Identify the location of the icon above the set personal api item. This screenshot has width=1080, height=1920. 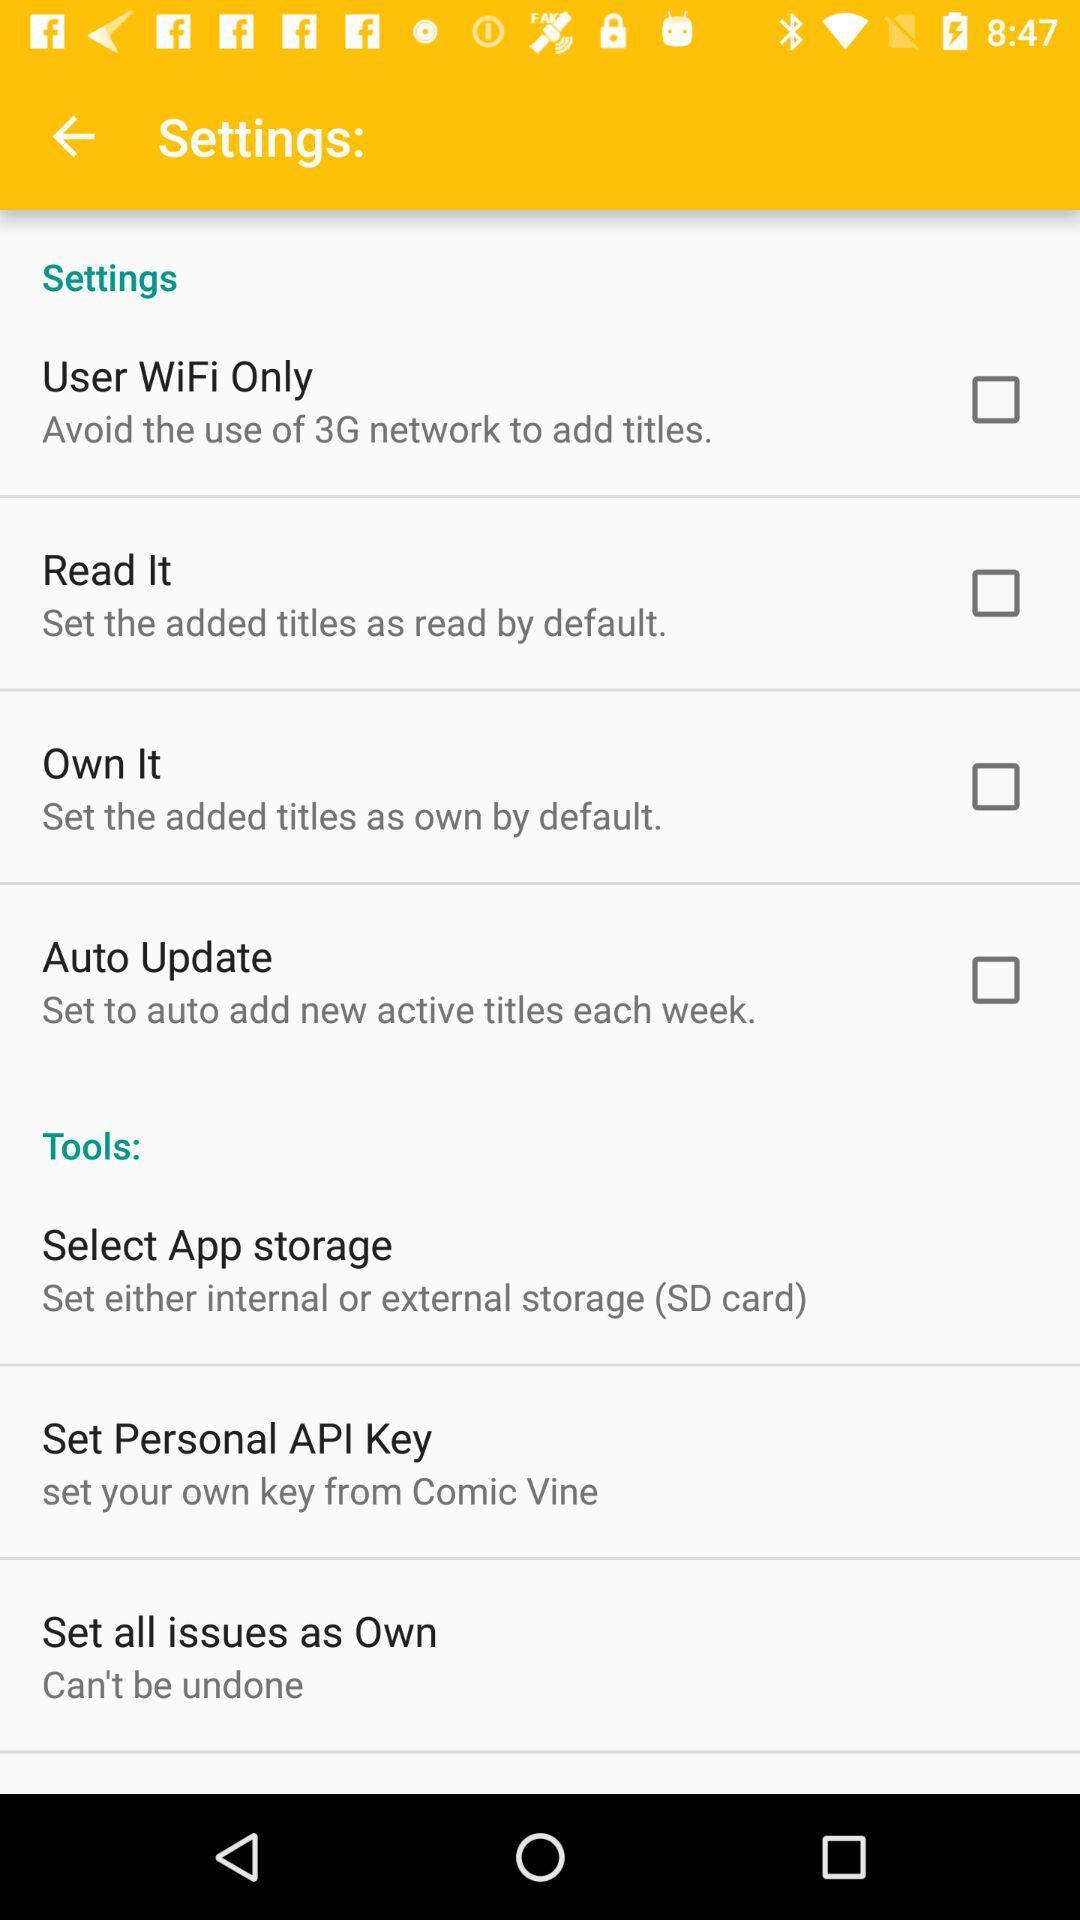
(423, 1296).